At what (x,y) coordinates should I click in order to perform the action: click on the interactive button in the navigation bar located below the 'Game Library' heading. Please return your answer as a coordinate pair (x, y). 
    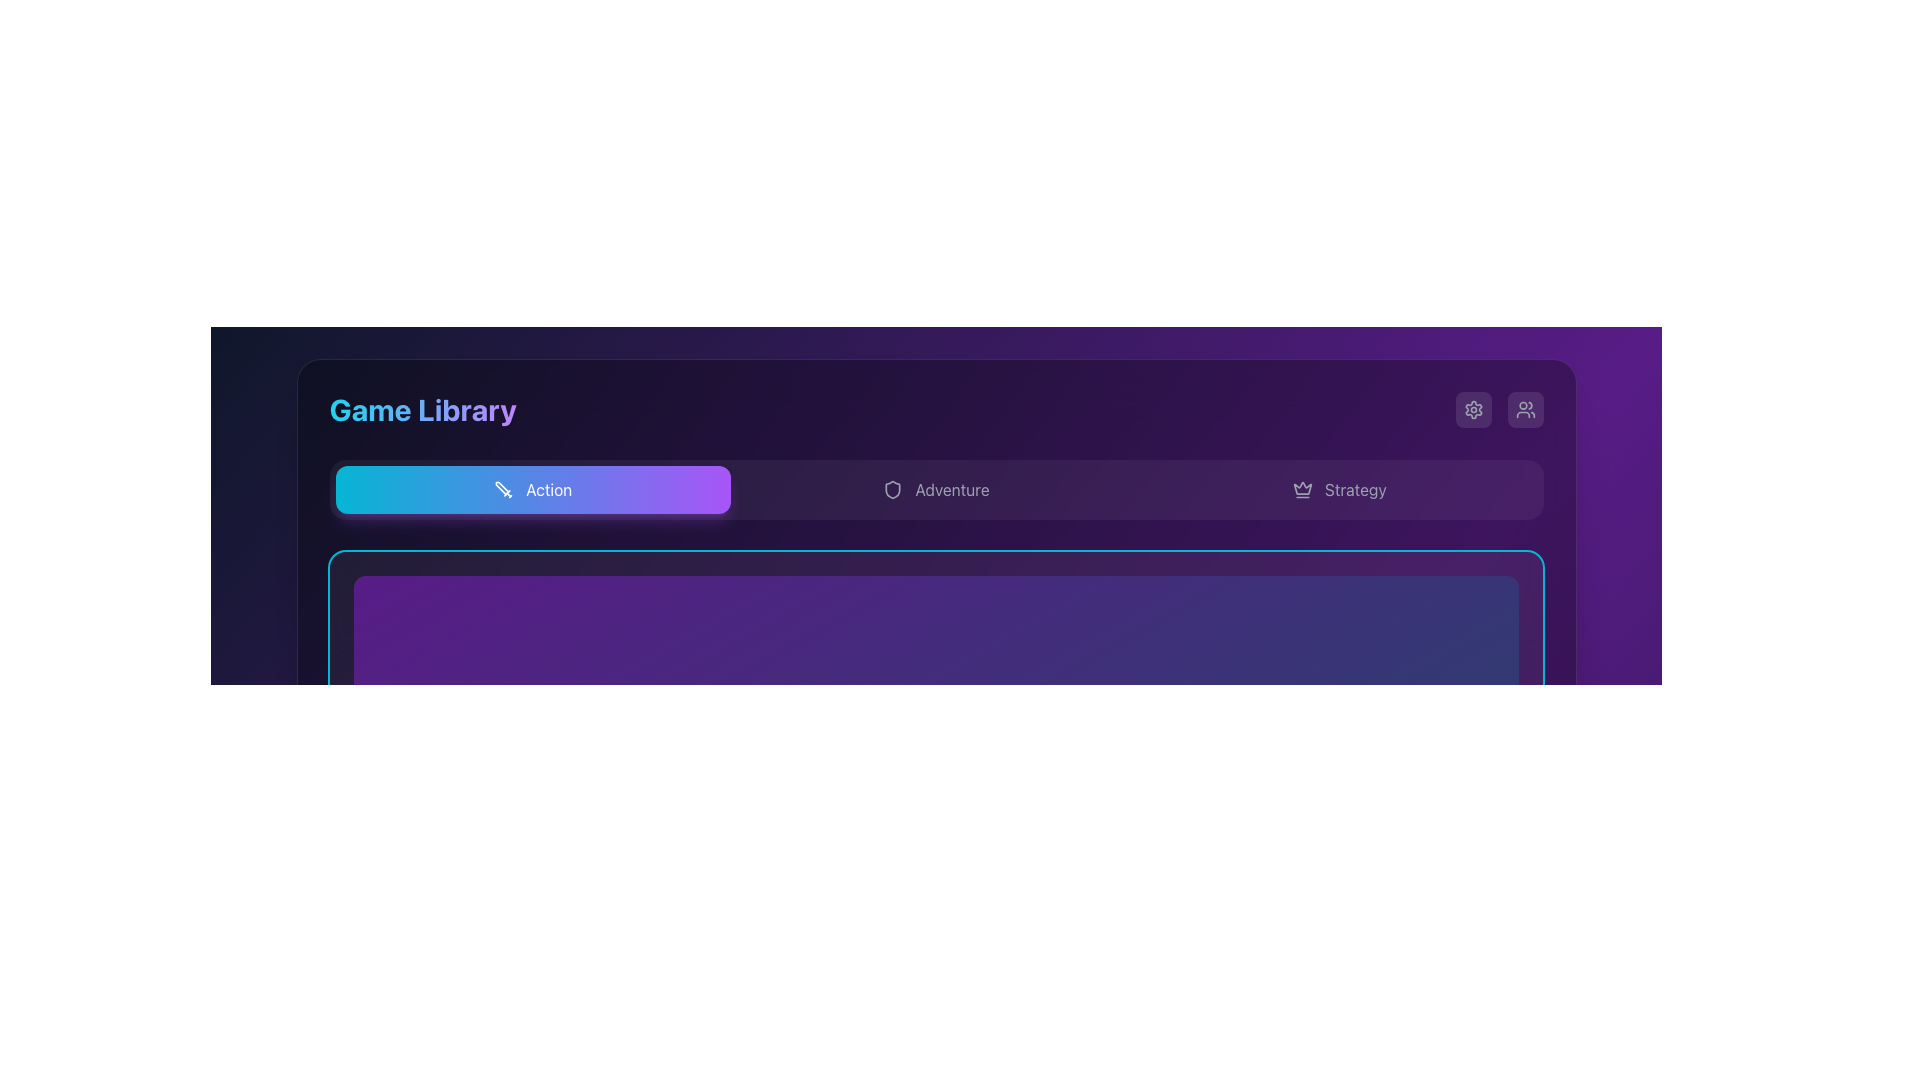
    Looking at the image, I should click on (935, 489).